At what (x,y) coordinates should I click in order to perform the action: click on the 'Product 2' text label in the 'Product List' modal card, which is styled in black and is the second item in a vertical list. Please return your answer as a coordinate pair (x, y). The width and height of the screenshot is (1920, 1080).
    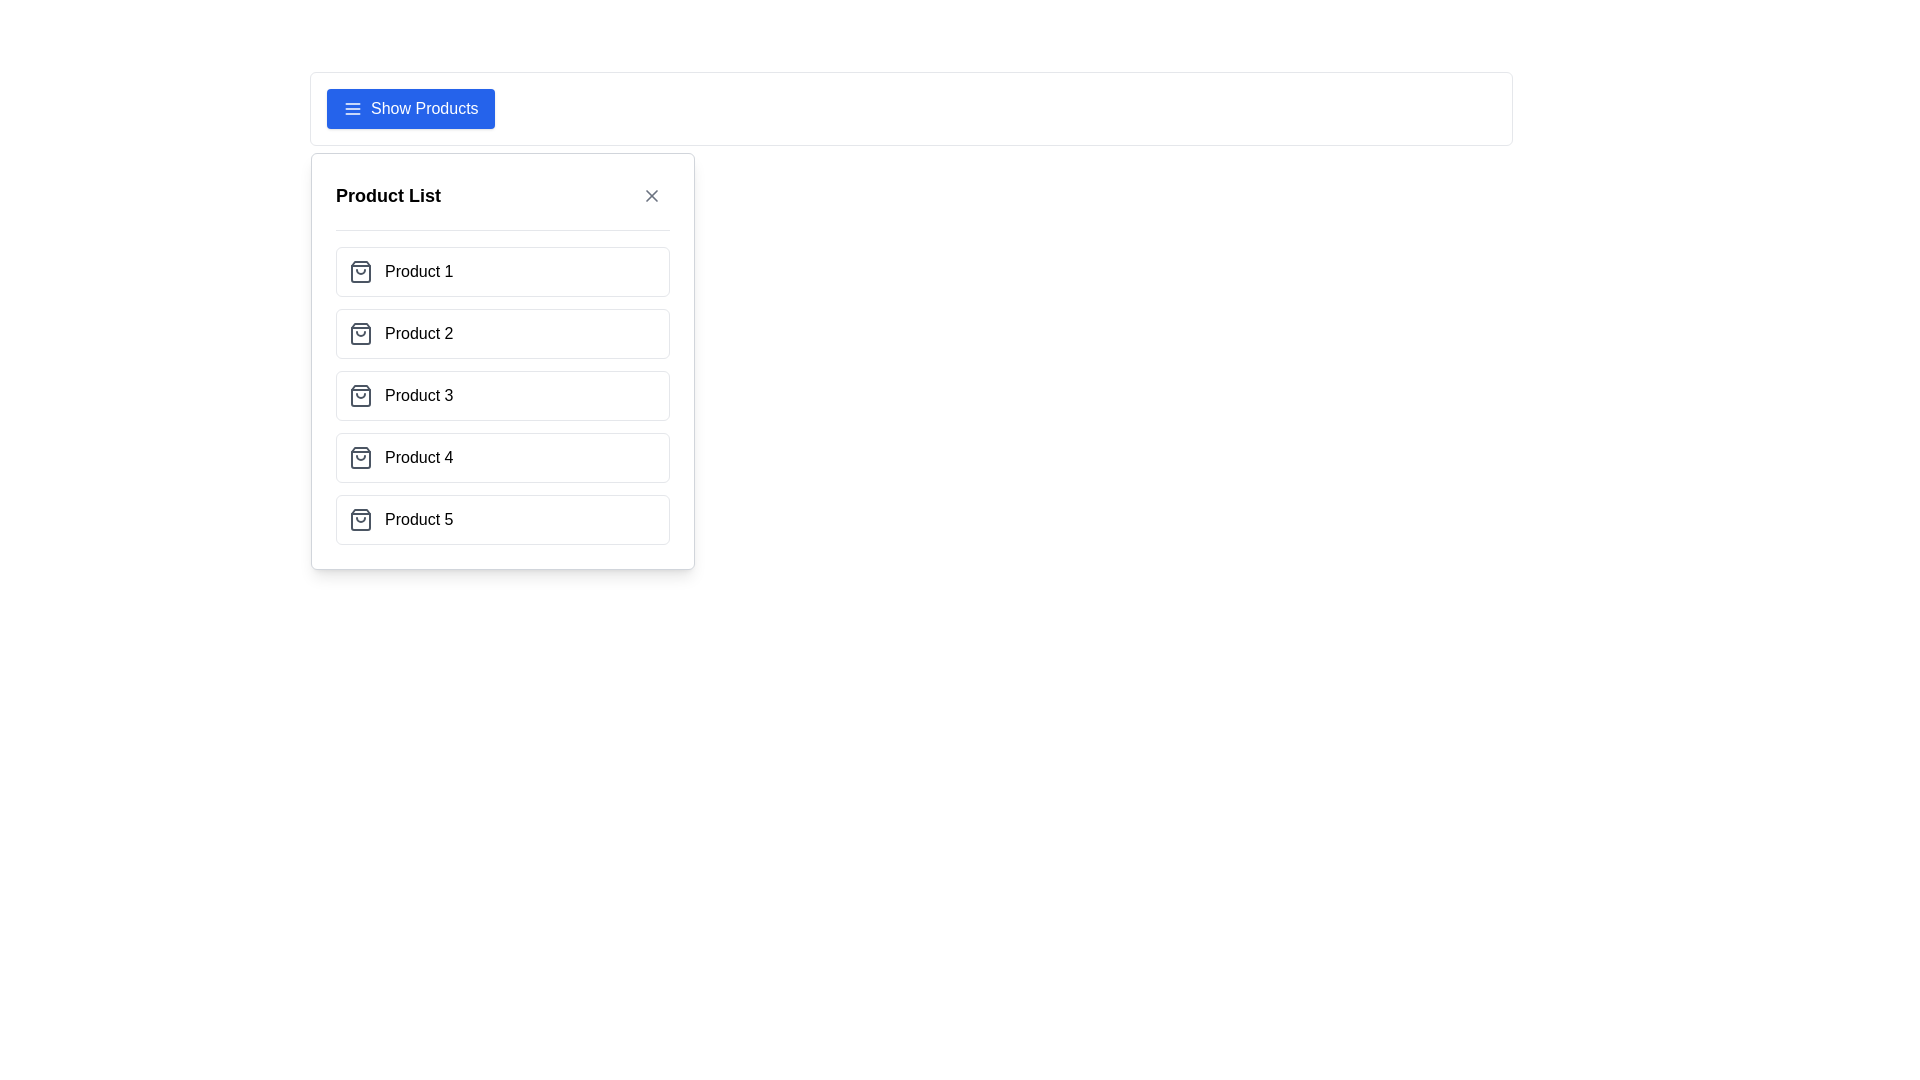
    Looking at the image, I should click on (418, 333).